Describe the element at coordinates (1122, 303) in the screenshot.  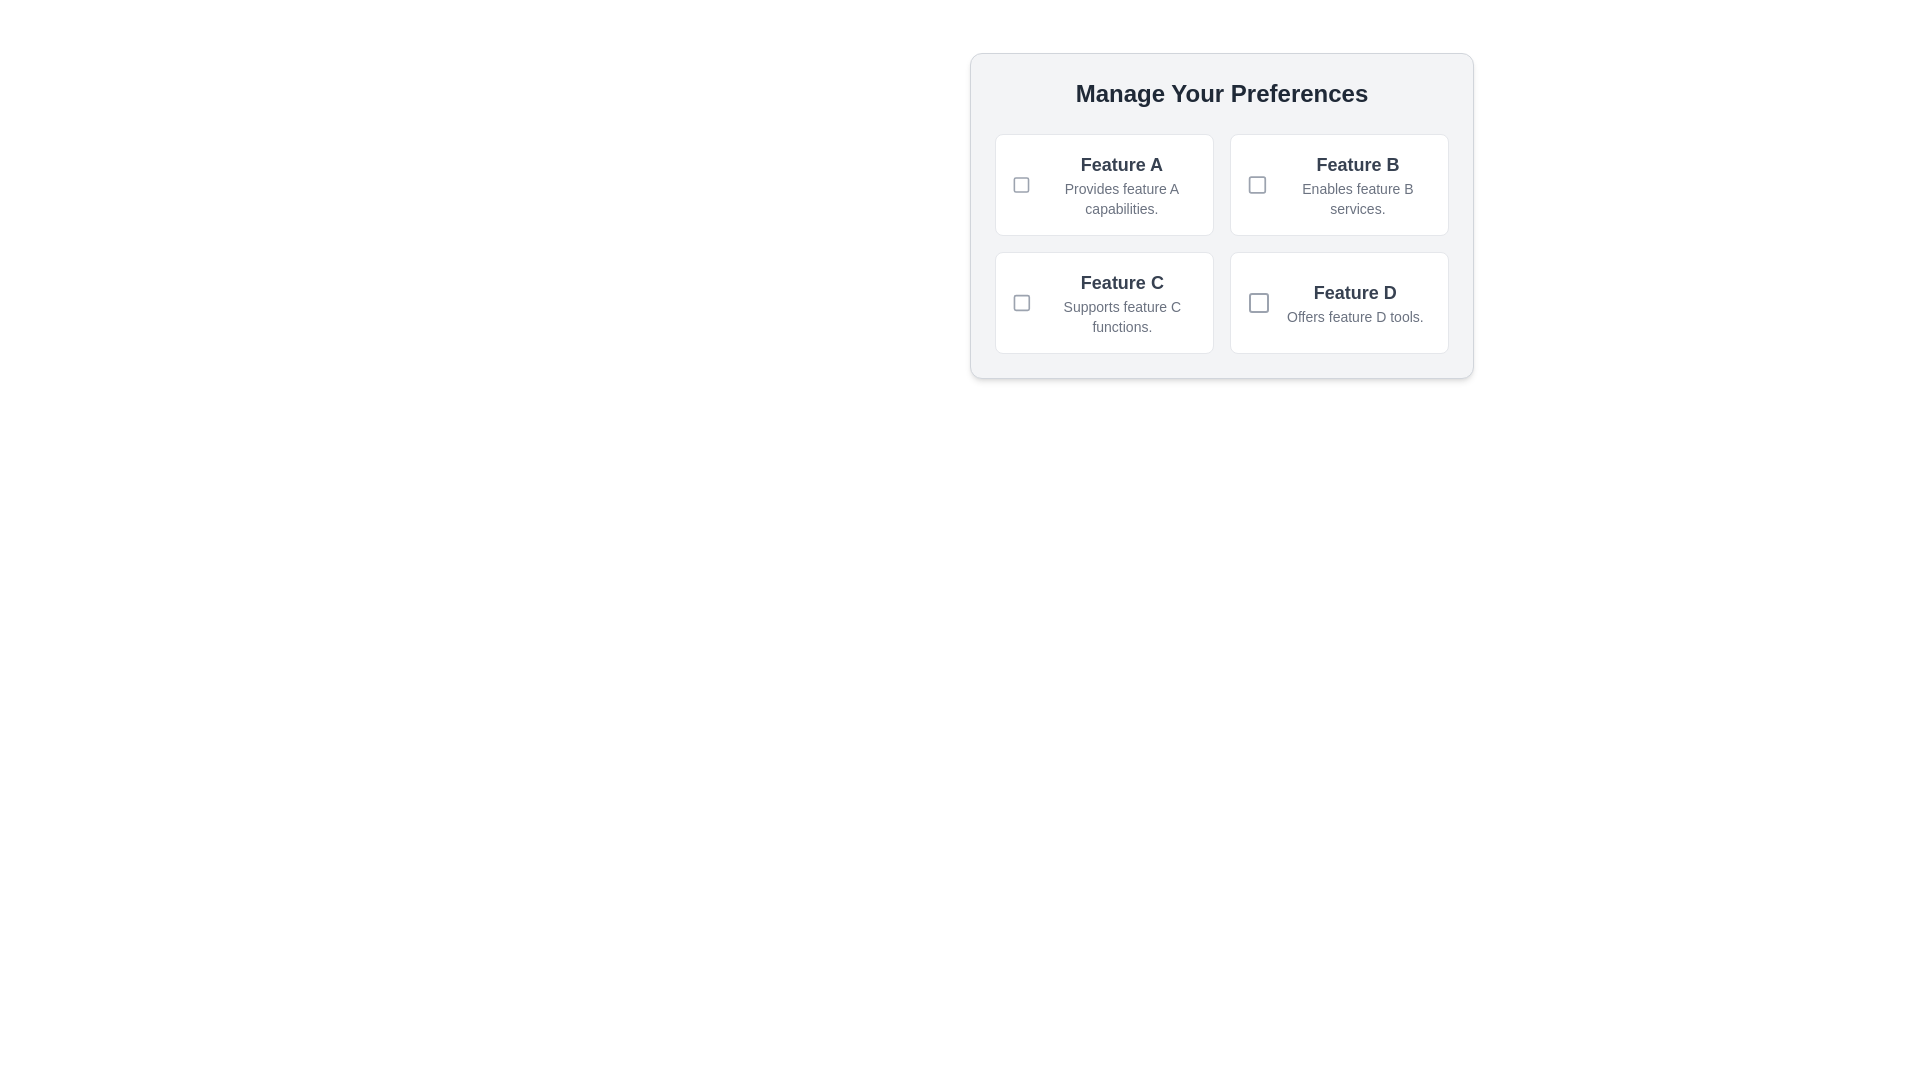
I see `text information about 'Feature C' which consists of the prominently styled text 'Feature C' and the additional details 'Supports feature C functions.' located in the bottom left area of the interface under the heading 'Manage Your Preferences'` at that location.